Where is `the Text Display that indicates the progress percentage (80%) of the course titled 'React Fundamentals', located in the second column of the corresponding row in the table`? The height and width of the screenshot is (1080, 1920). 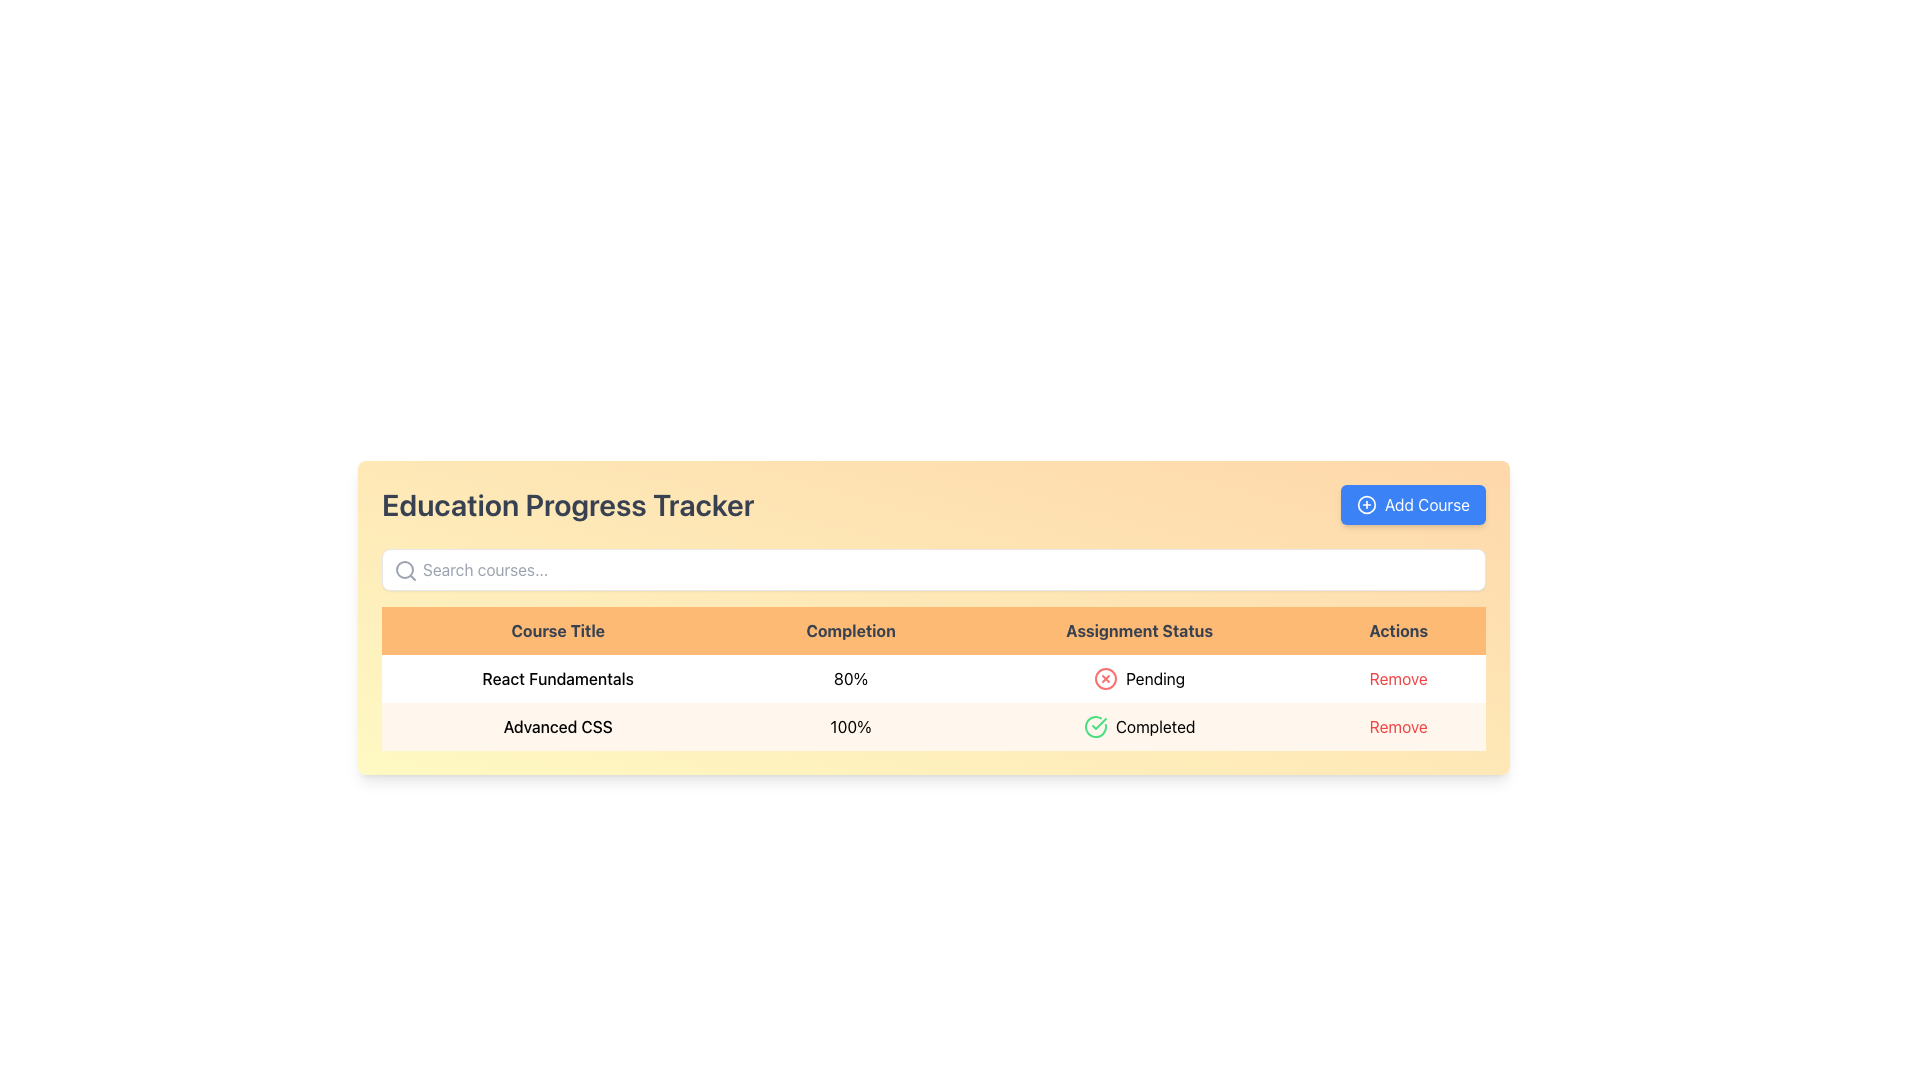
the Text Display that indicates the progress percentage (80%) of the course titled 'React Fundamentals', located in the second column of the corresponding row in the table is located at coordinates (851, 677).